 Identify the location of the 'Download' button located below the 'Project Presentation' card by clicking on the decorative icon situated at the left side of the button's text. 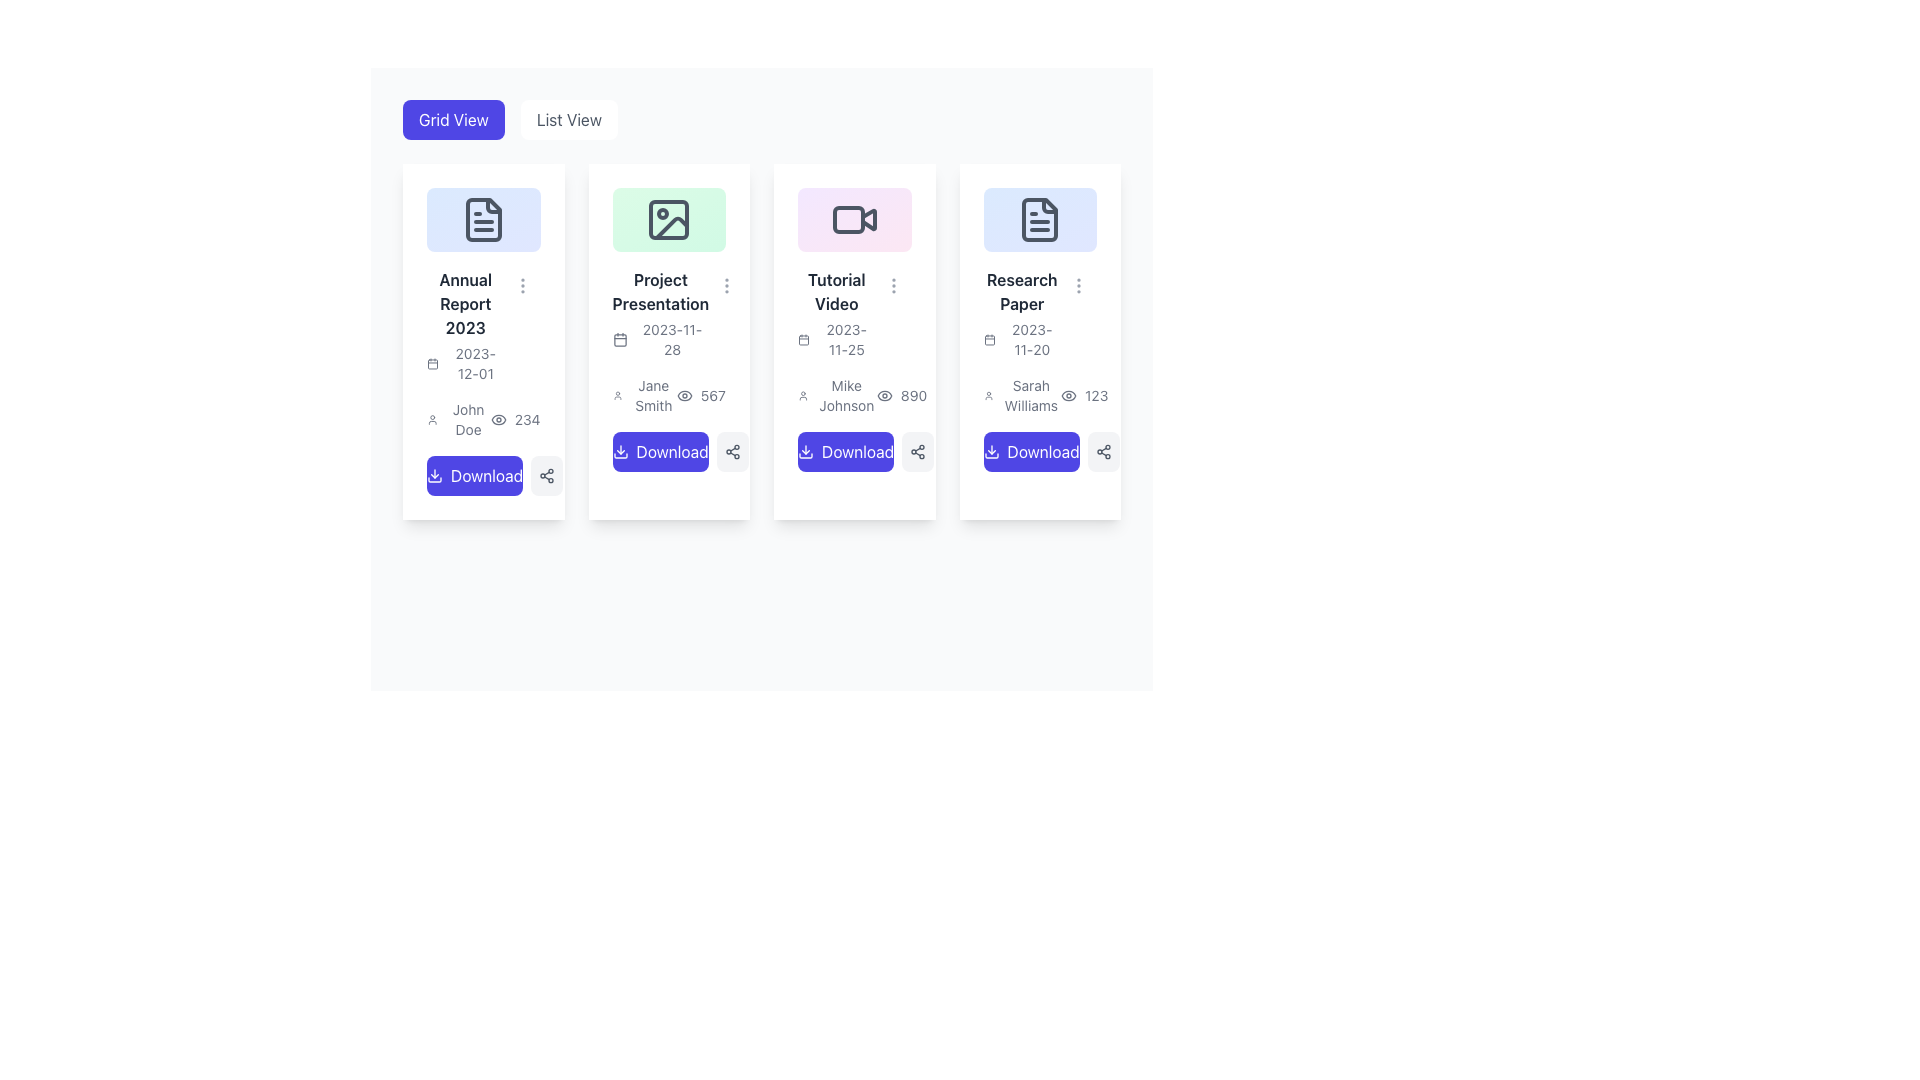
(619, 451).